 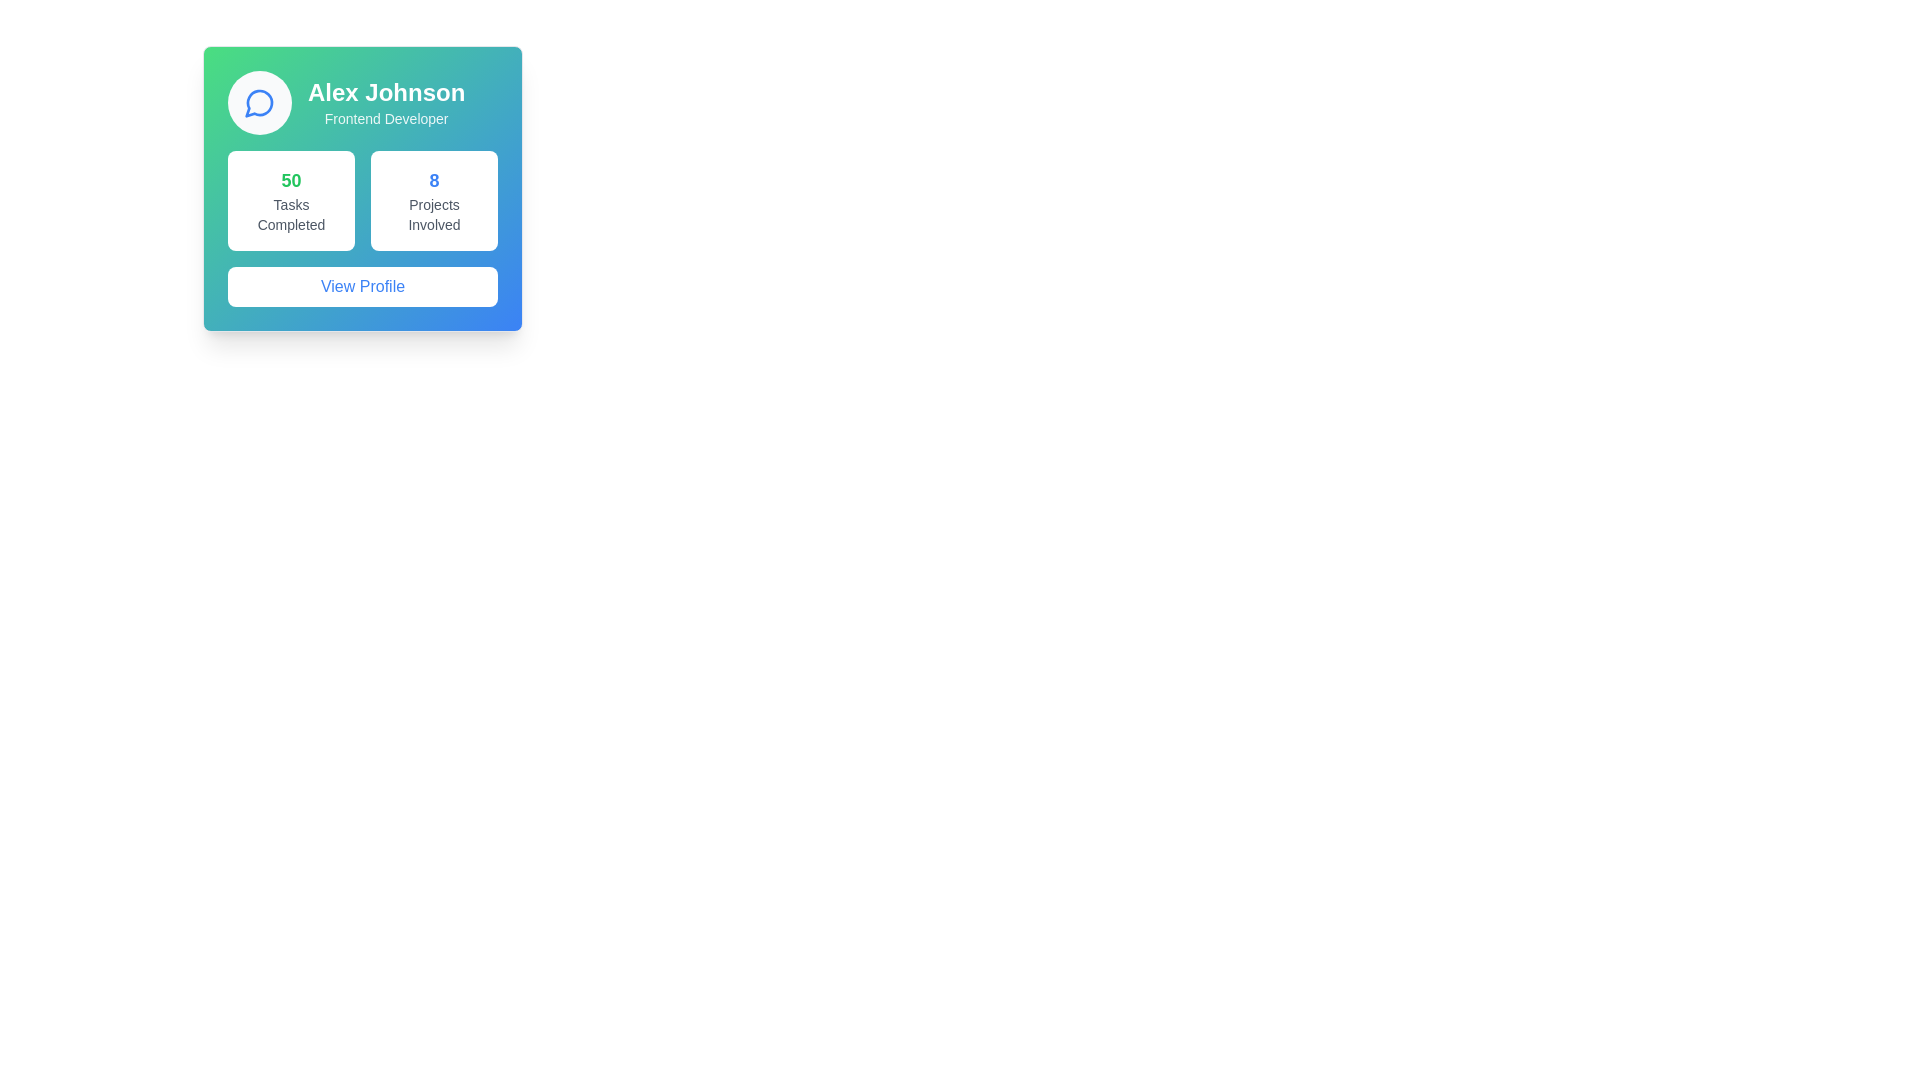 What do you see at coordinates (290, 200) in the screenshot?
I see `information displayed on the informational card showing '50' in green and 'Tasks Completed' in gray, located on the left side of the grid layout` at bounding box center [290, 200].